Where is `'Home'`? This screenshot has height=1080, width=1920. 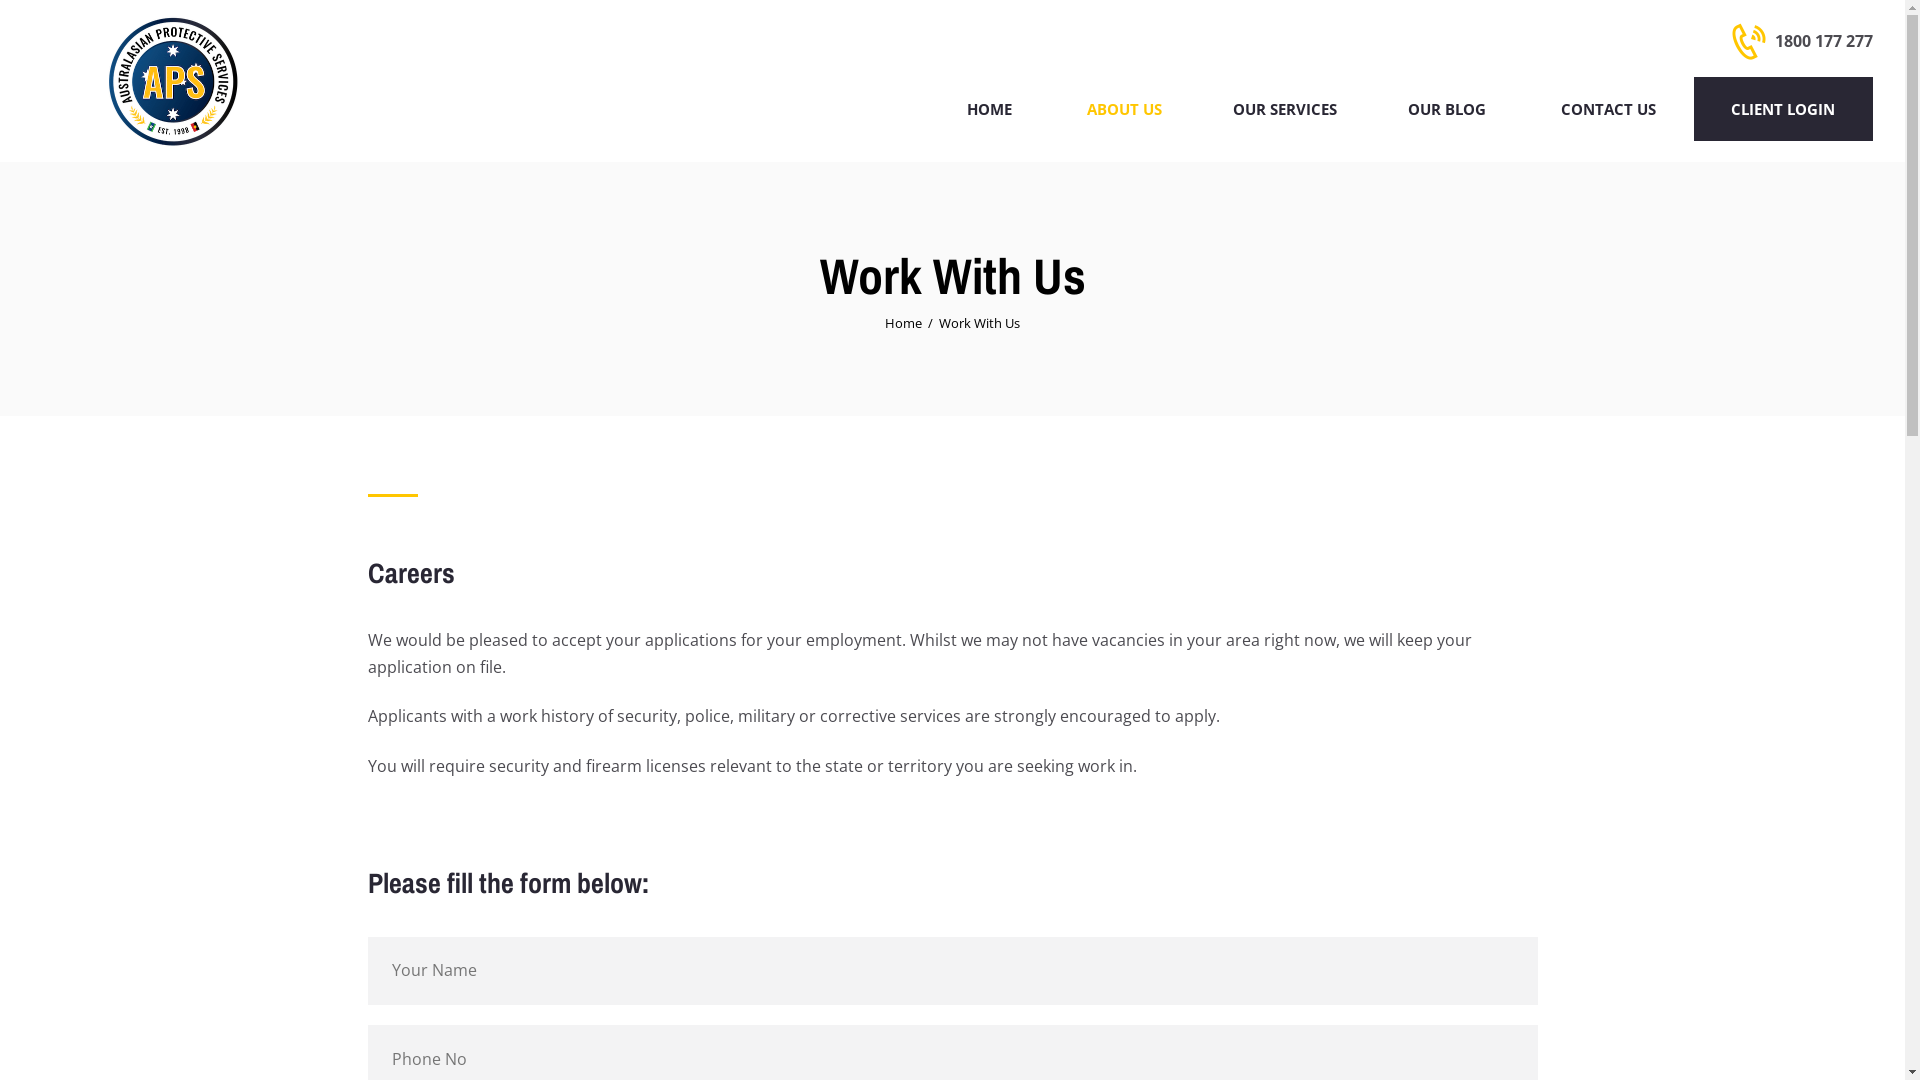
'Home' is located at coordinates (902, 322).